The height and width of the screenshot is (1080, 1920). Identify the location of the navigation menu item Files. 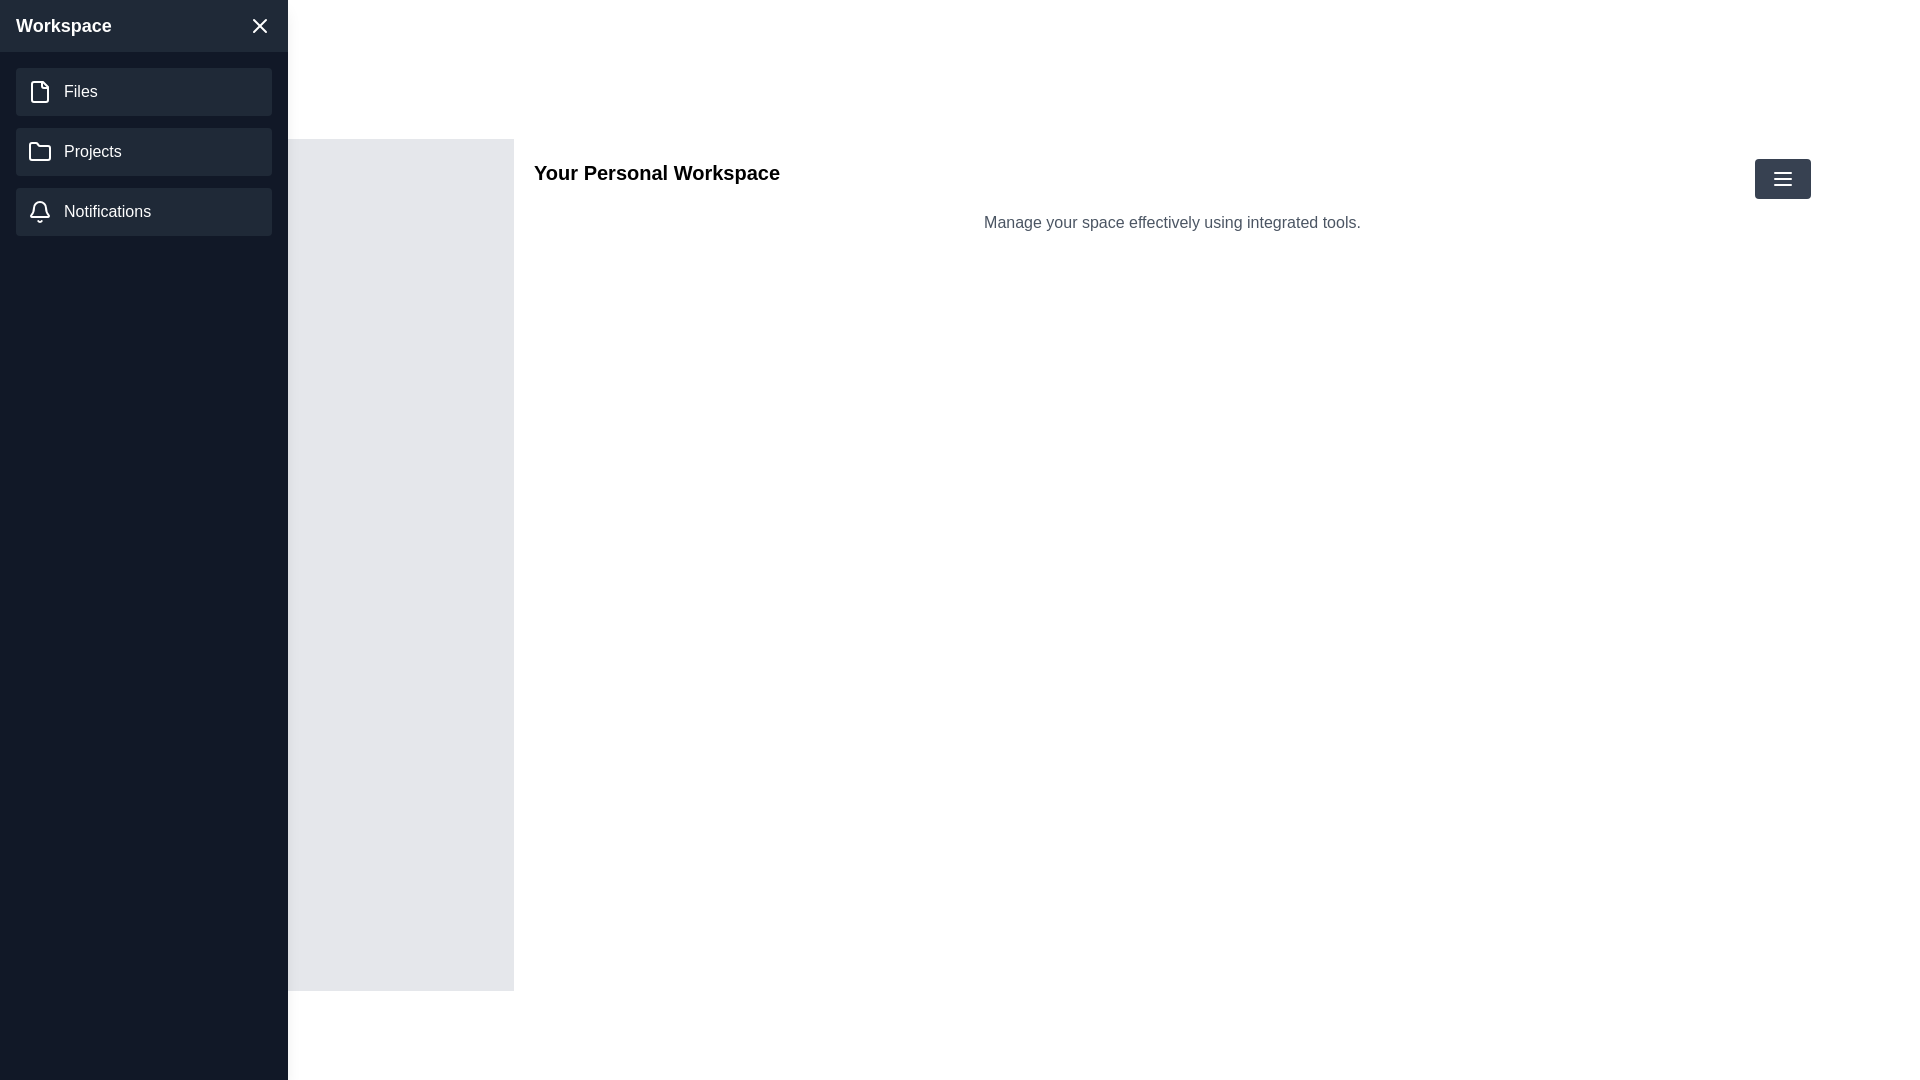
(143, 92).